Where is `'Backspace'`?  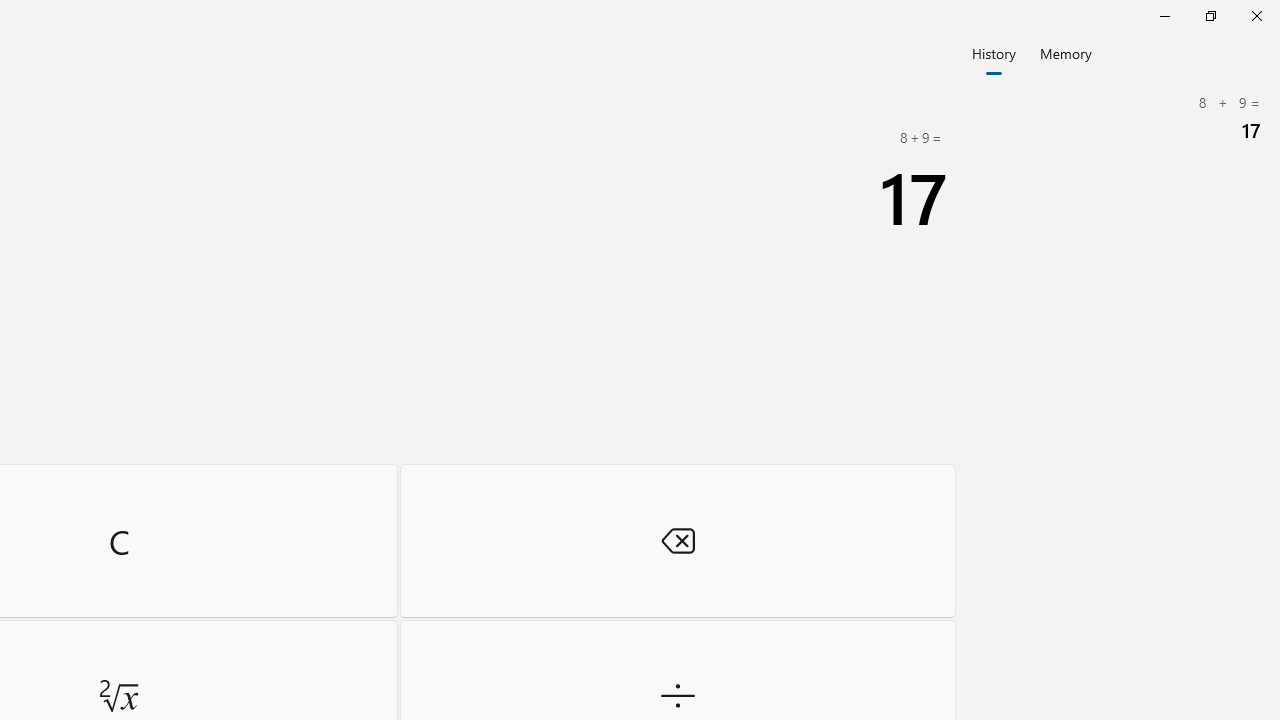
'Backspace' is located at coordinates (677, 540).